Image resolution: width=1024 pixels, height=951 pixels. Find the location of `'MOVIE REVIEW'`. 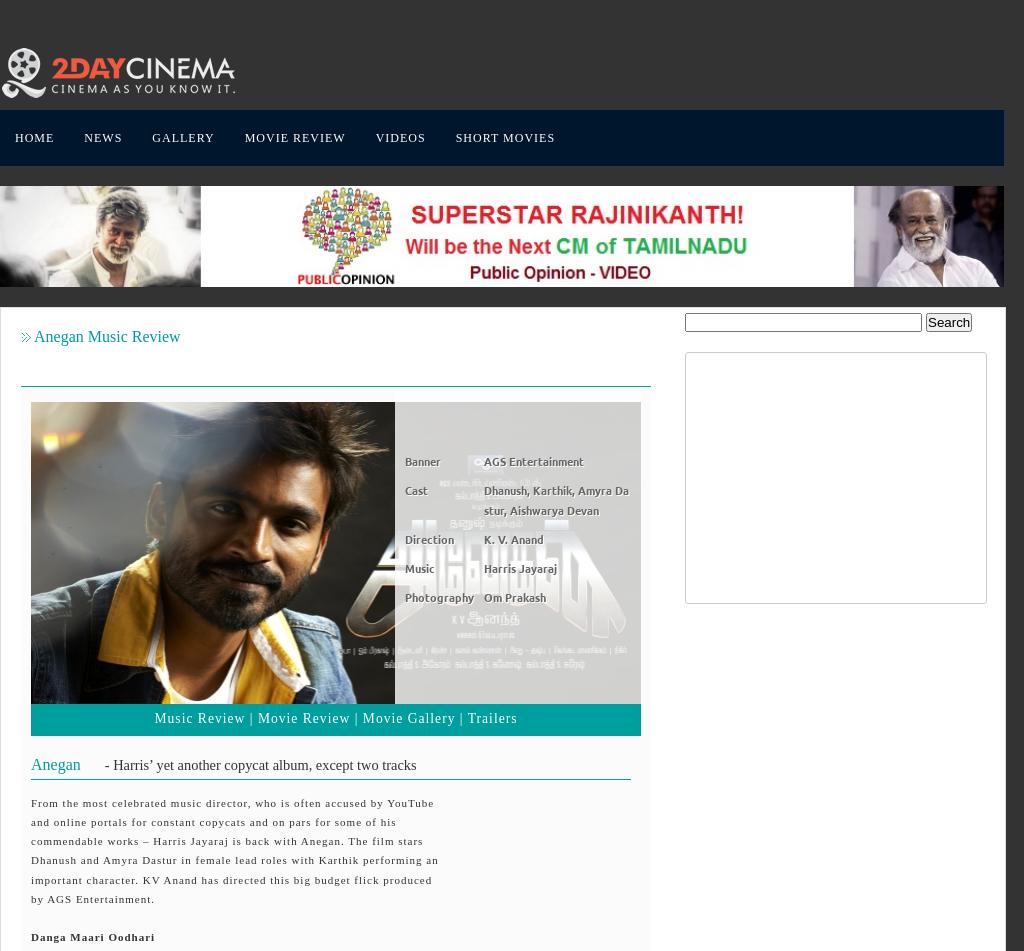

'MOVIE REVIEW' is located at coordinates (243, 137).